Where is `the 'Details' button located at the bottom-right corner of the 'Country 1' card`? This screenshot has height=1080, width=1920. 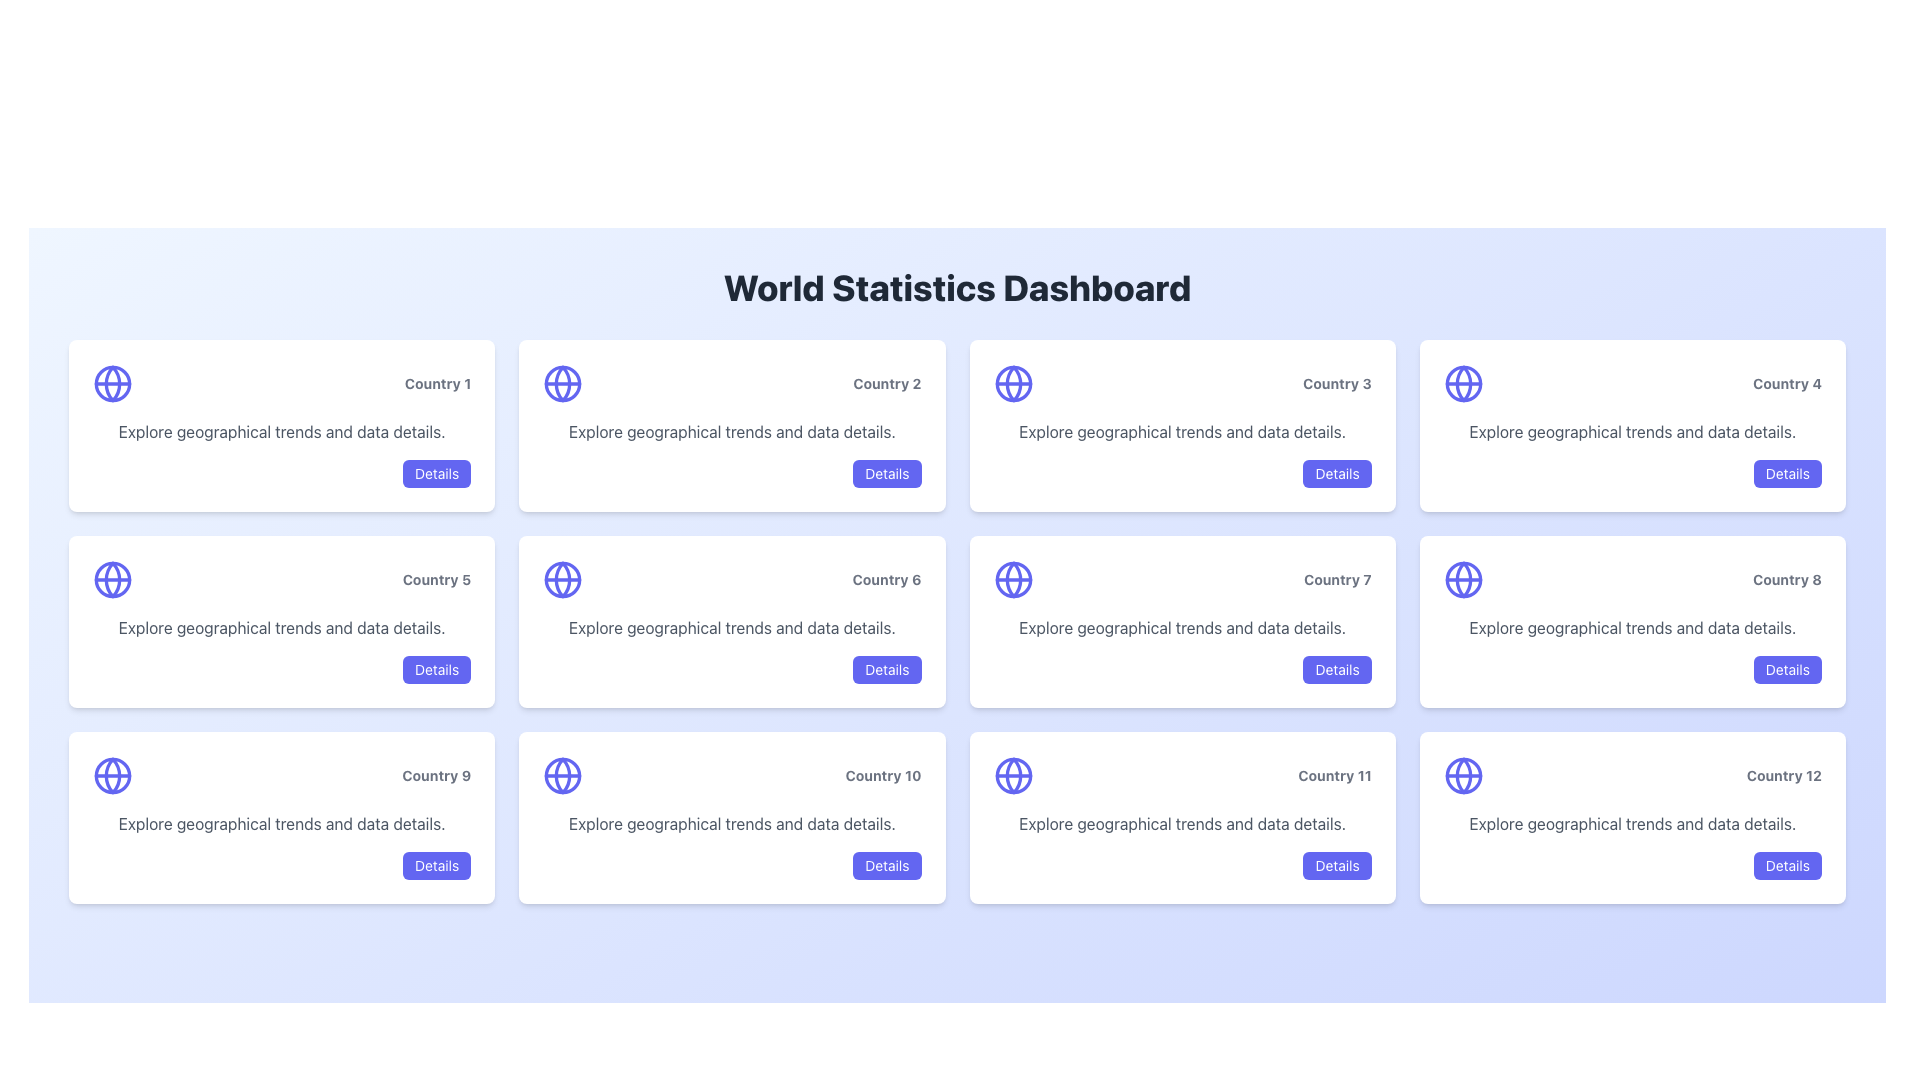
the 'Details' button located at the bottom-right corner of the 'Country 1' card is located at coordinates (436, 474).